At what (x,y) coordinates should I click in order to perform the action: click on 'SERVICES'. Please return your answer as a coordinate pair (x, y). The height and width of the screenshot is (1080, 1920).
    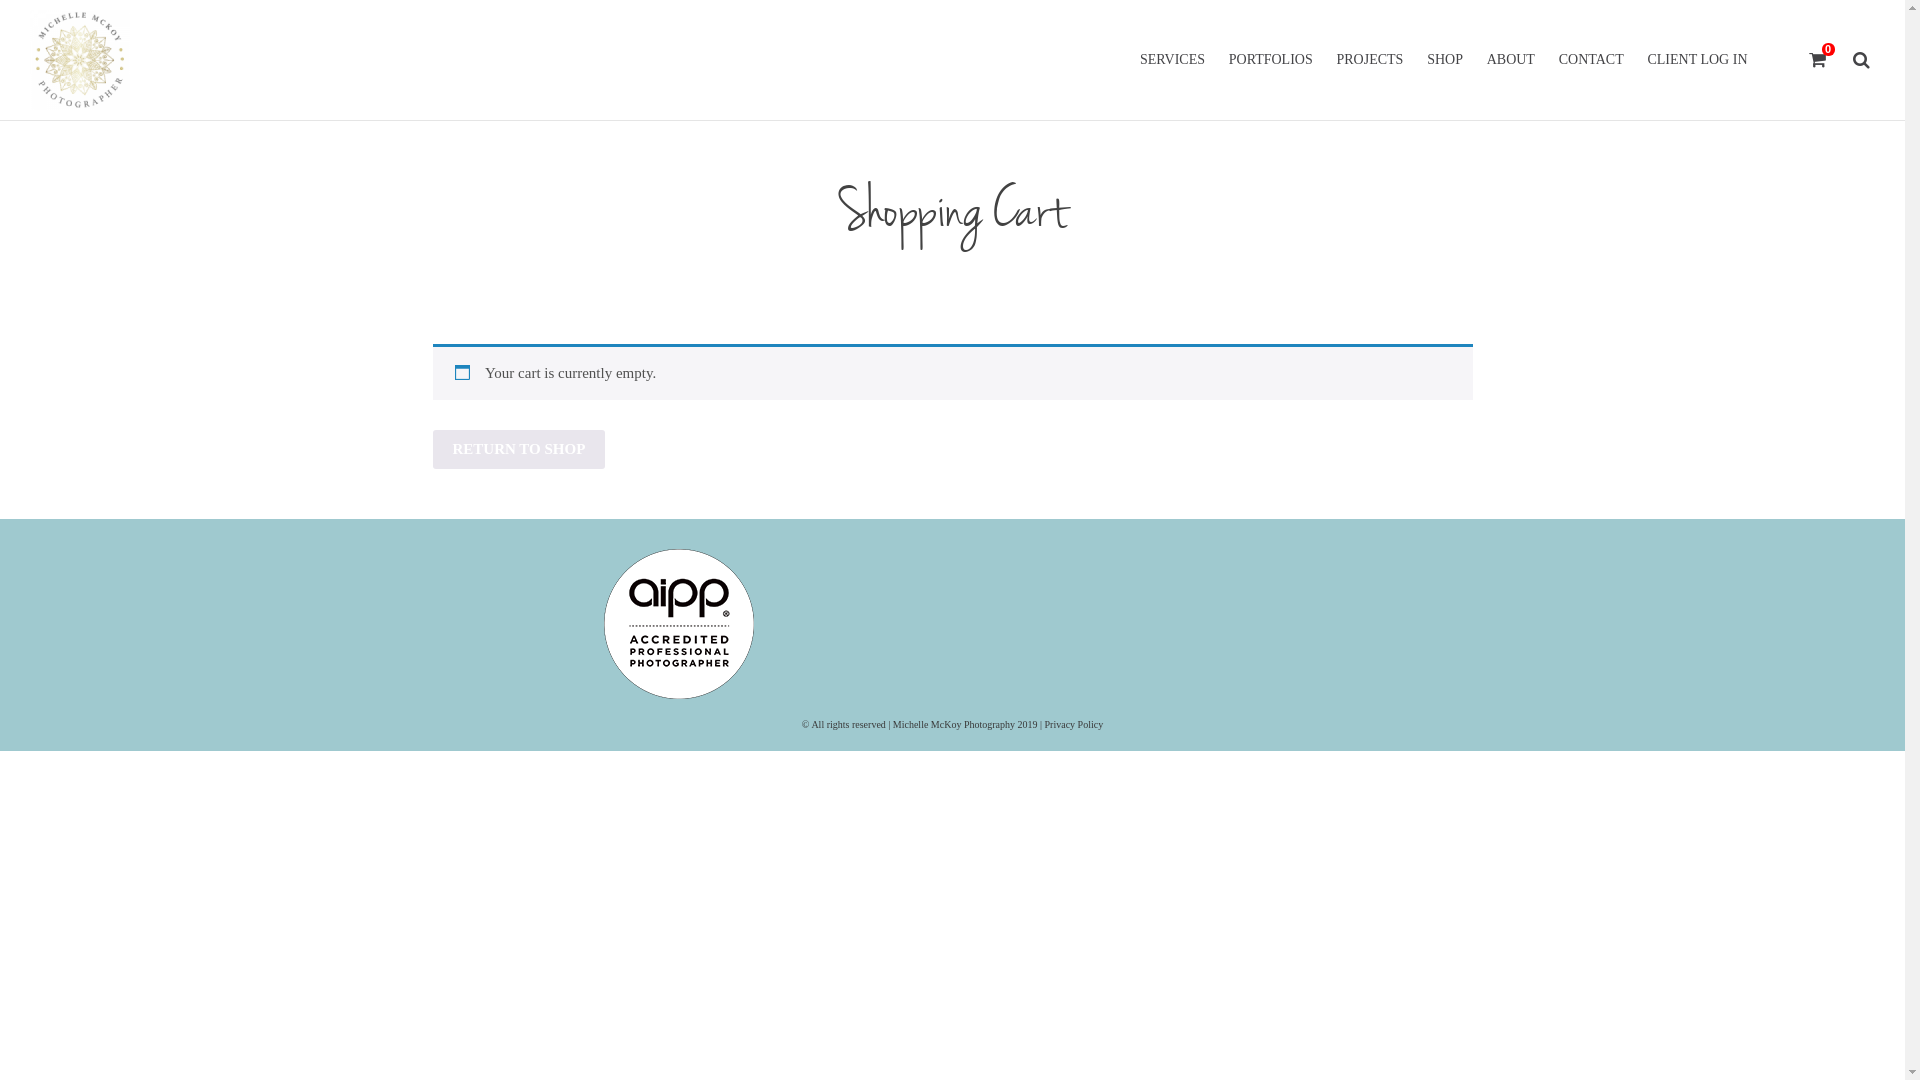
    Looking at the image, I should click on (1129, 59).